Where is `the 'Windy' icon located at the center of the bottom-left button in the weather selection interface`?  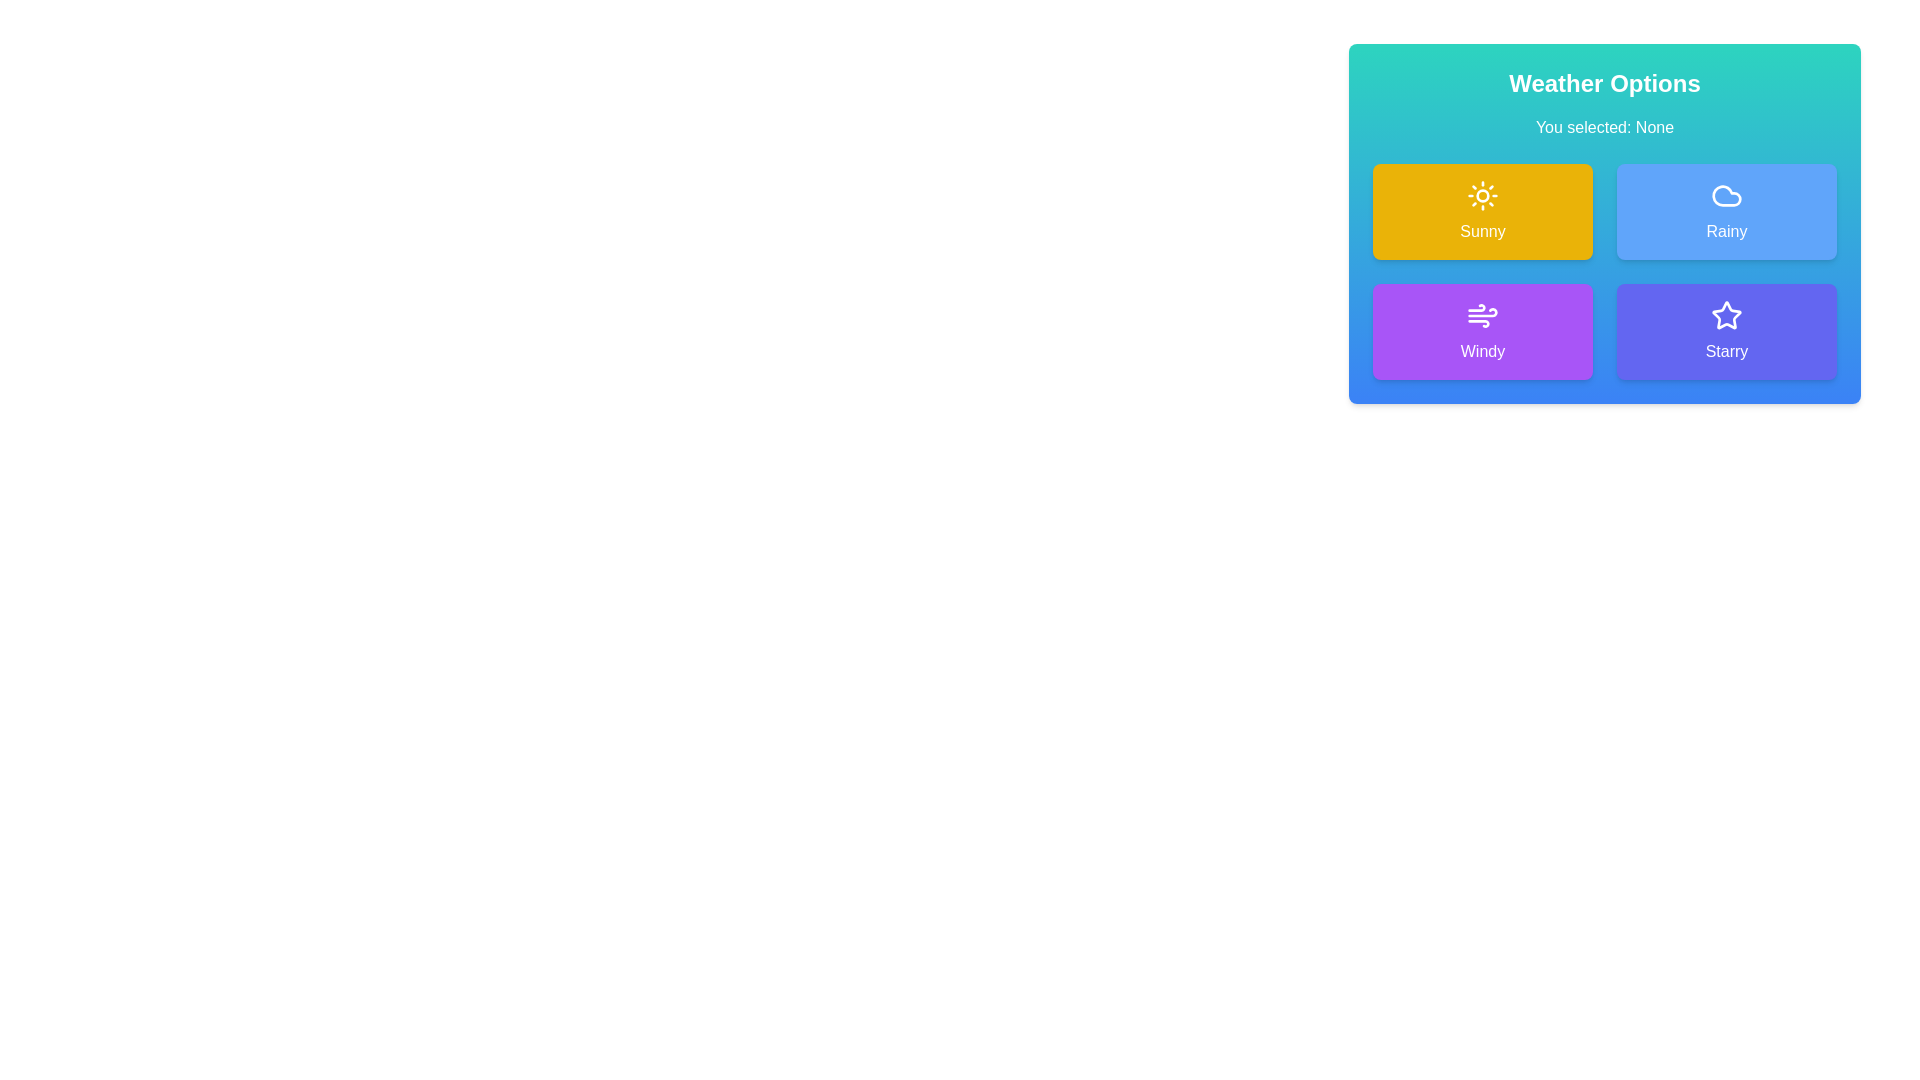 the 'Windy' icon located at the center of the bottom-left button in the weather selection interface is located at coordinates (1483, 315).